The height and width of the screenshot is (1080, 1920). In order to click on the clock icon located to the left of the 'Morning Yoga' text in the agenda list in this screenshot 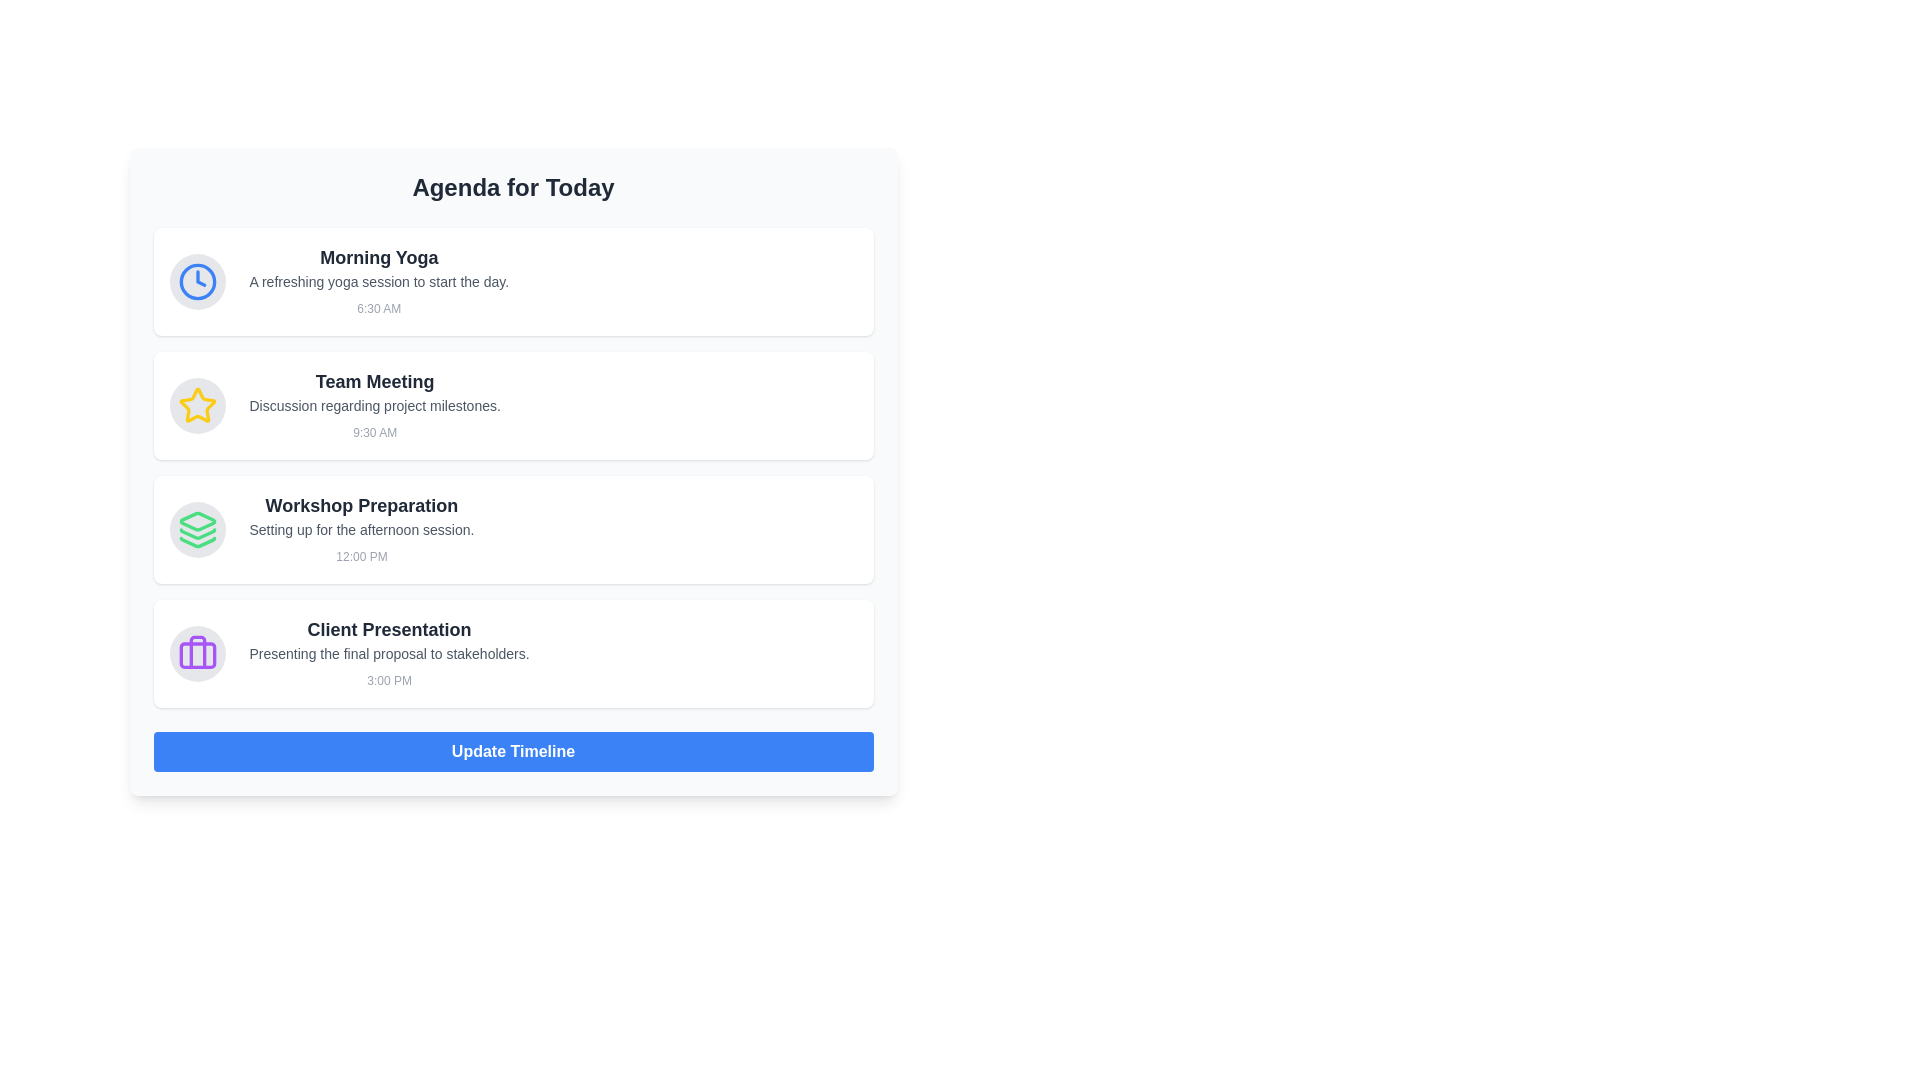, I will do `click(197, 281)`.